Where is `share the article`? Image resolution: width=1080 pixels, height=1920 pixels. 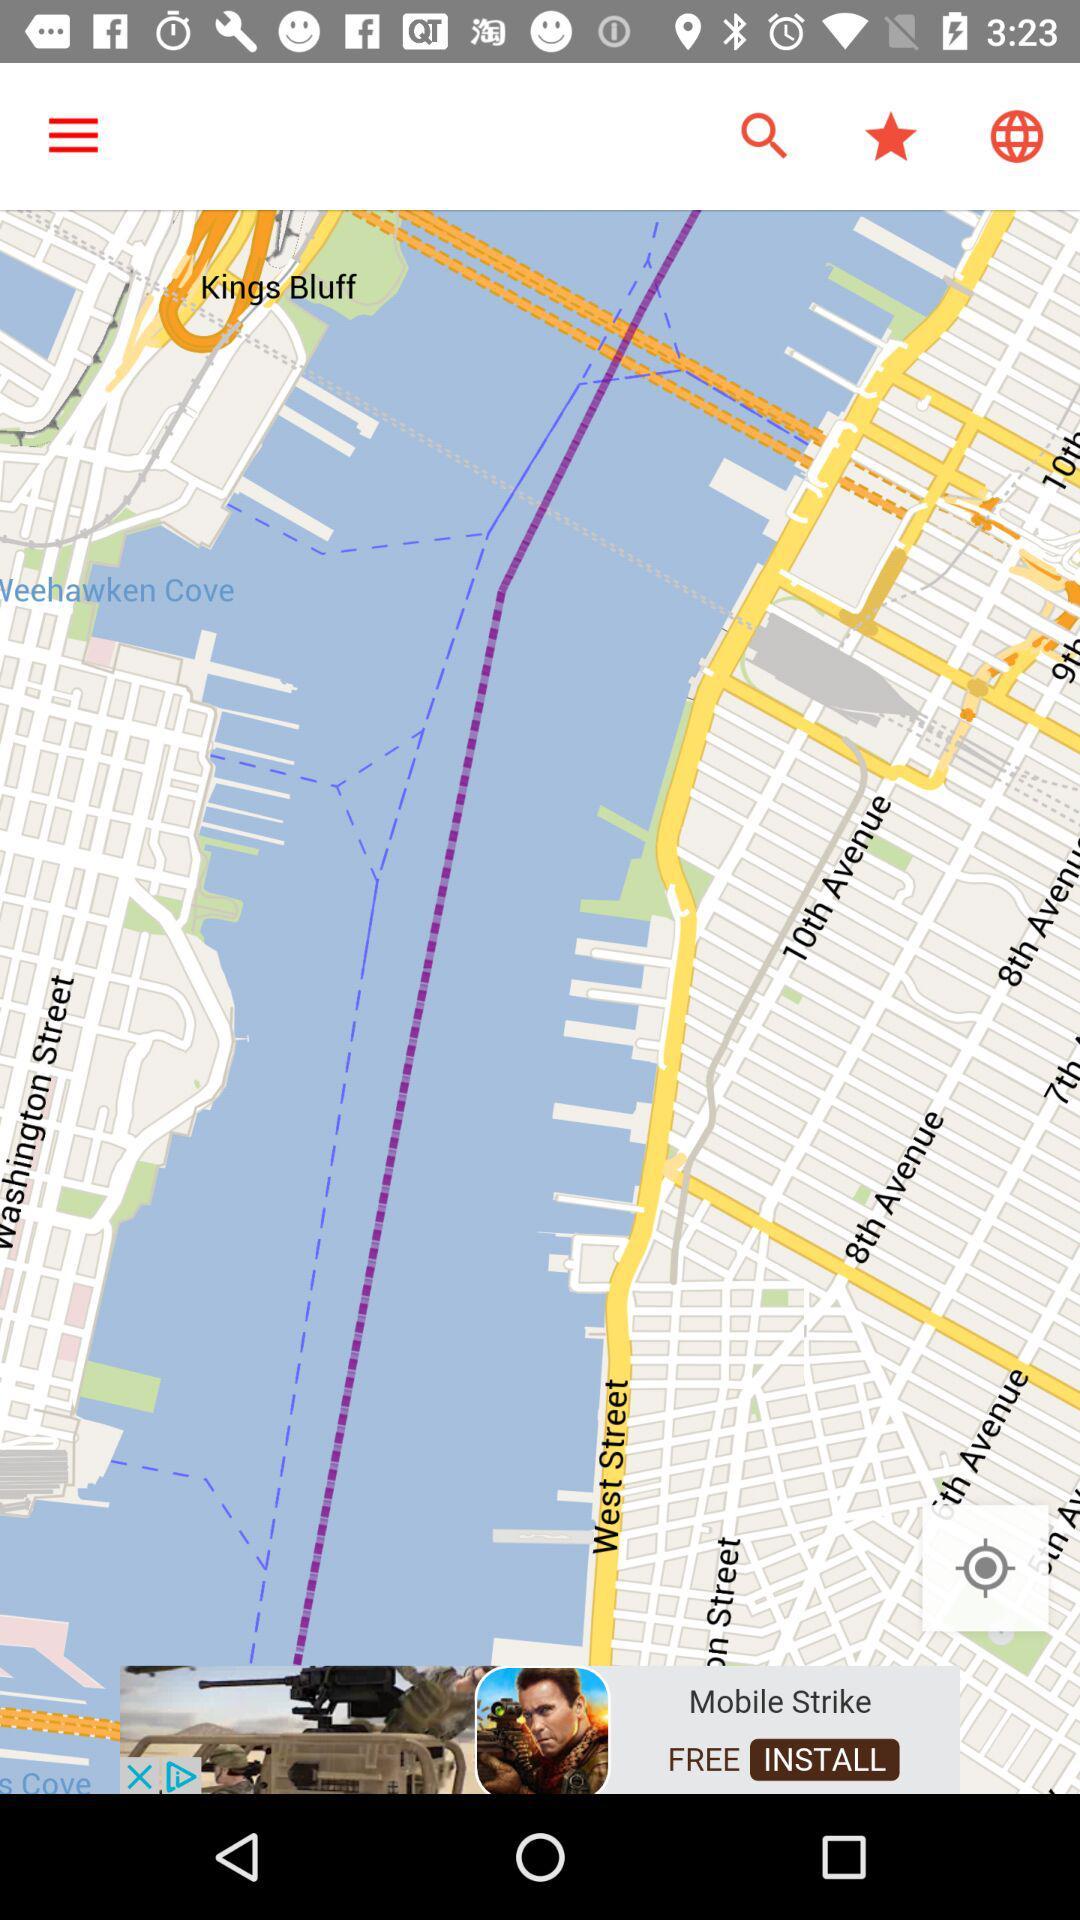
share the article is located at coordinates (540, 1727).